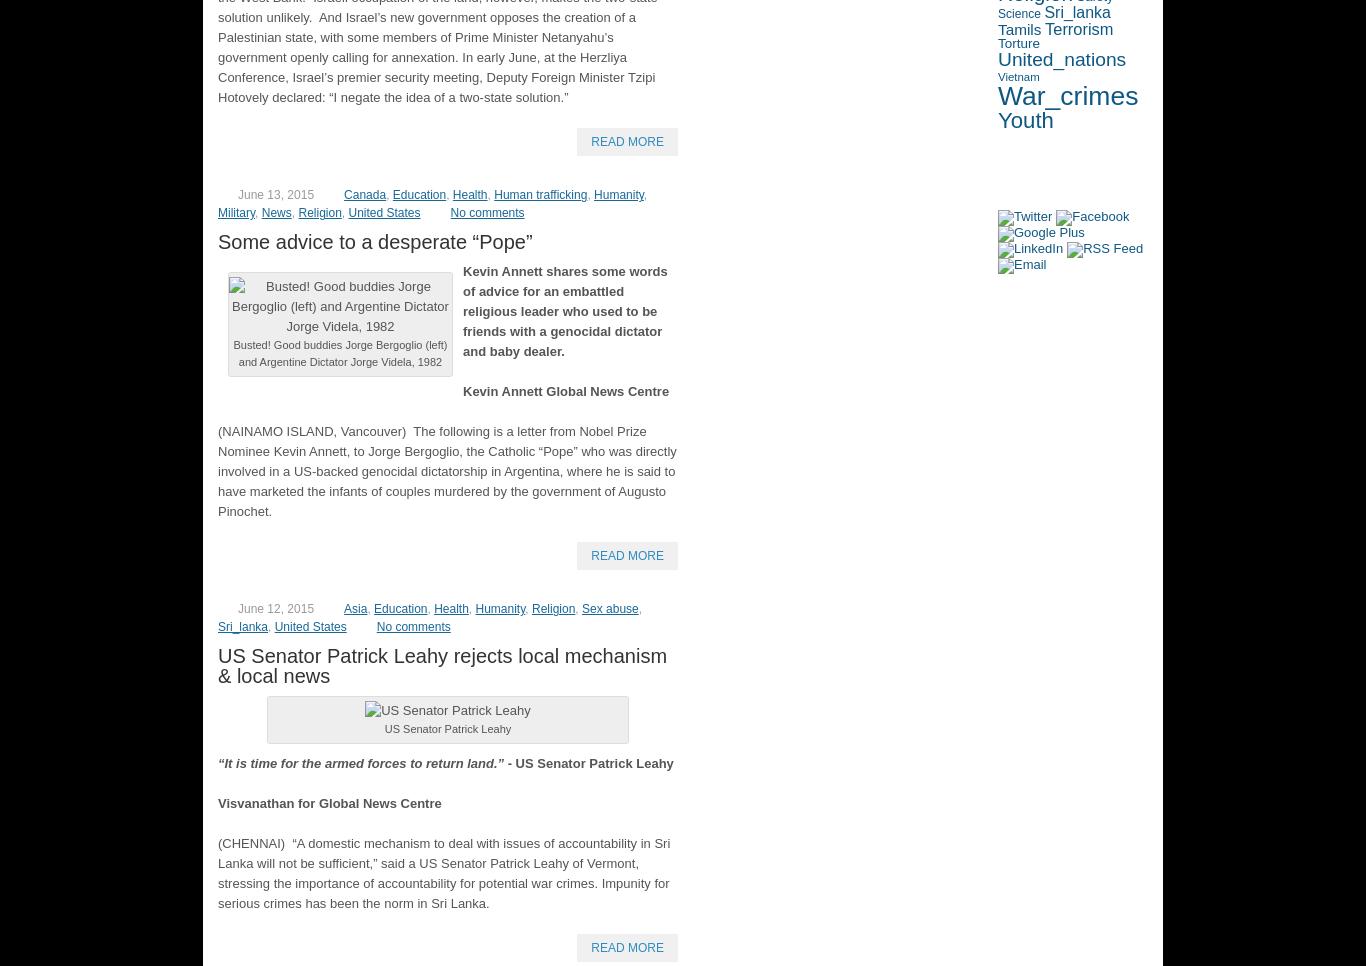 This screenshot has height=966, width=1366. Describe the element at coordinates (565, 391) in the screenshot. I see `'Kevin Annett Global News Centre'` at that location.